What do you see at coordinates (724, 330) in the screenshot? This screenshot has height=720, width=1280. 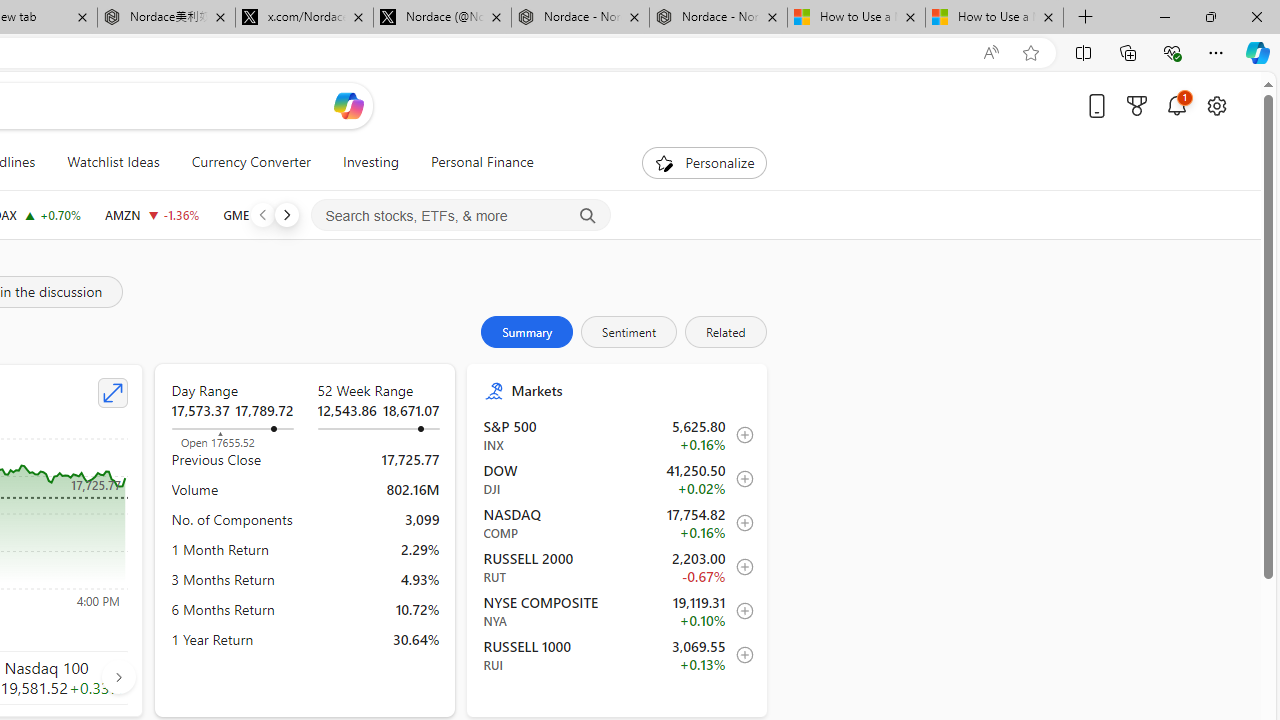 I see `'Related'` at bounding box center [724, 330].